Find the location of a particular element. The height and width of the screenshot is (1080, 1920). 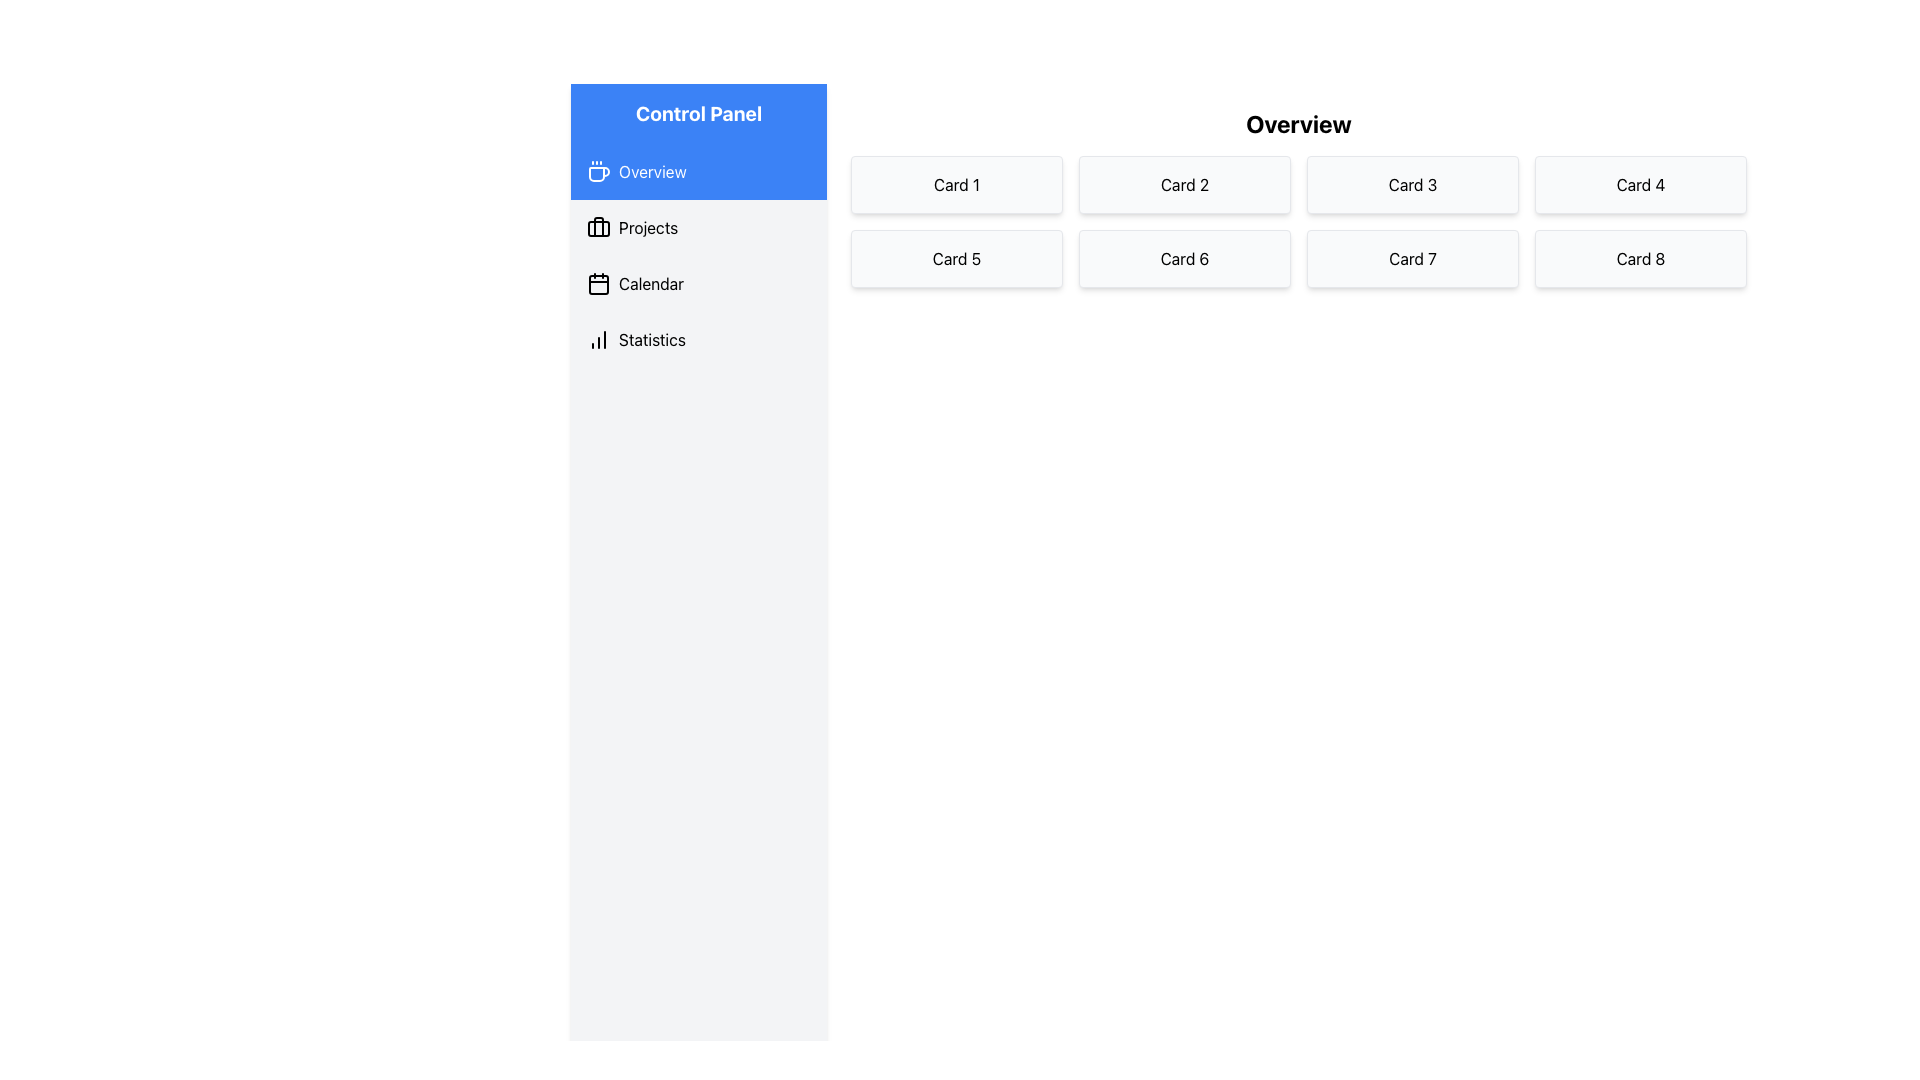

the main body of the briefcase icon in the 'Projects' row of the sidebar, which is a rectangular vector graphic with rounded corners is located at coordinates (598, 227).